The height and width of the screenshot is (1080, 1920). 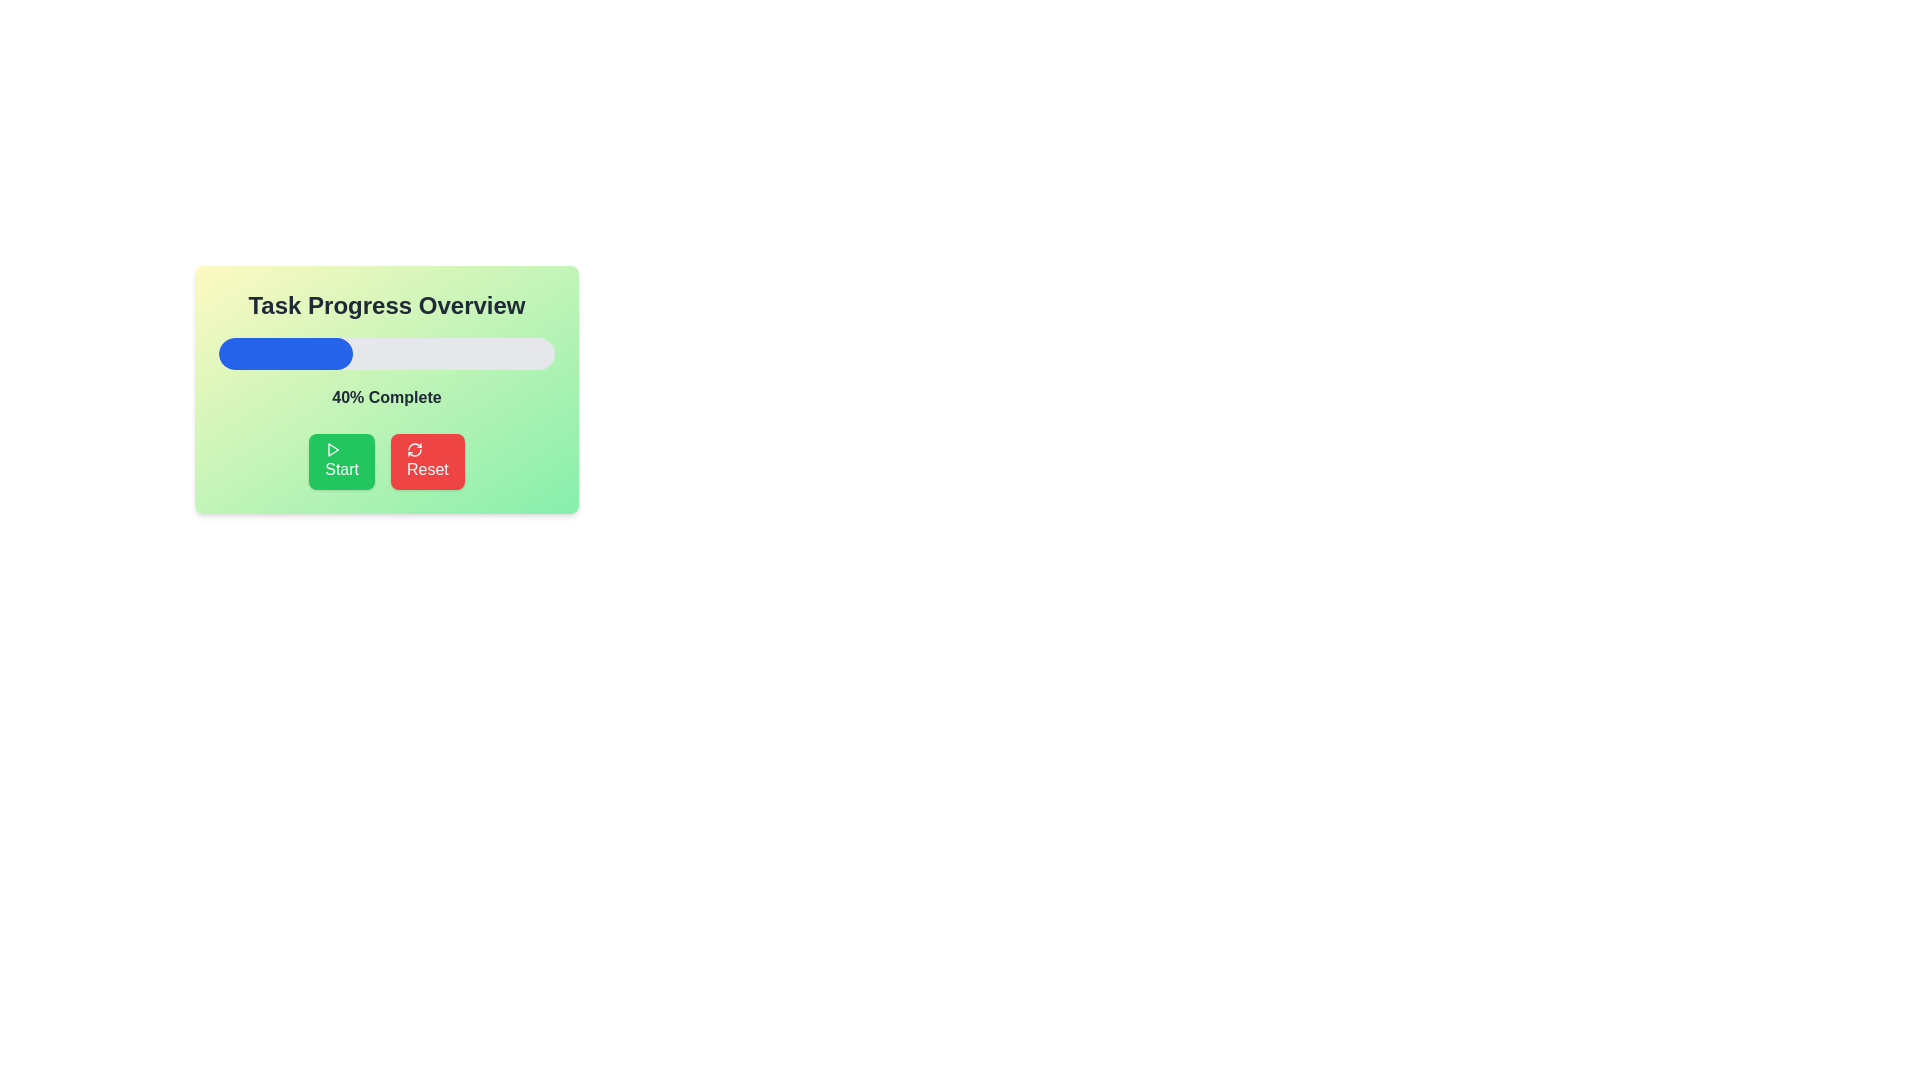 What do you see at coordinates (413, 450) in the screenshot?
I see `the 'Reset' button that contains the refresh icon, which is positioned to the left of the text 'Reset'` at bounding box center [413, 450].